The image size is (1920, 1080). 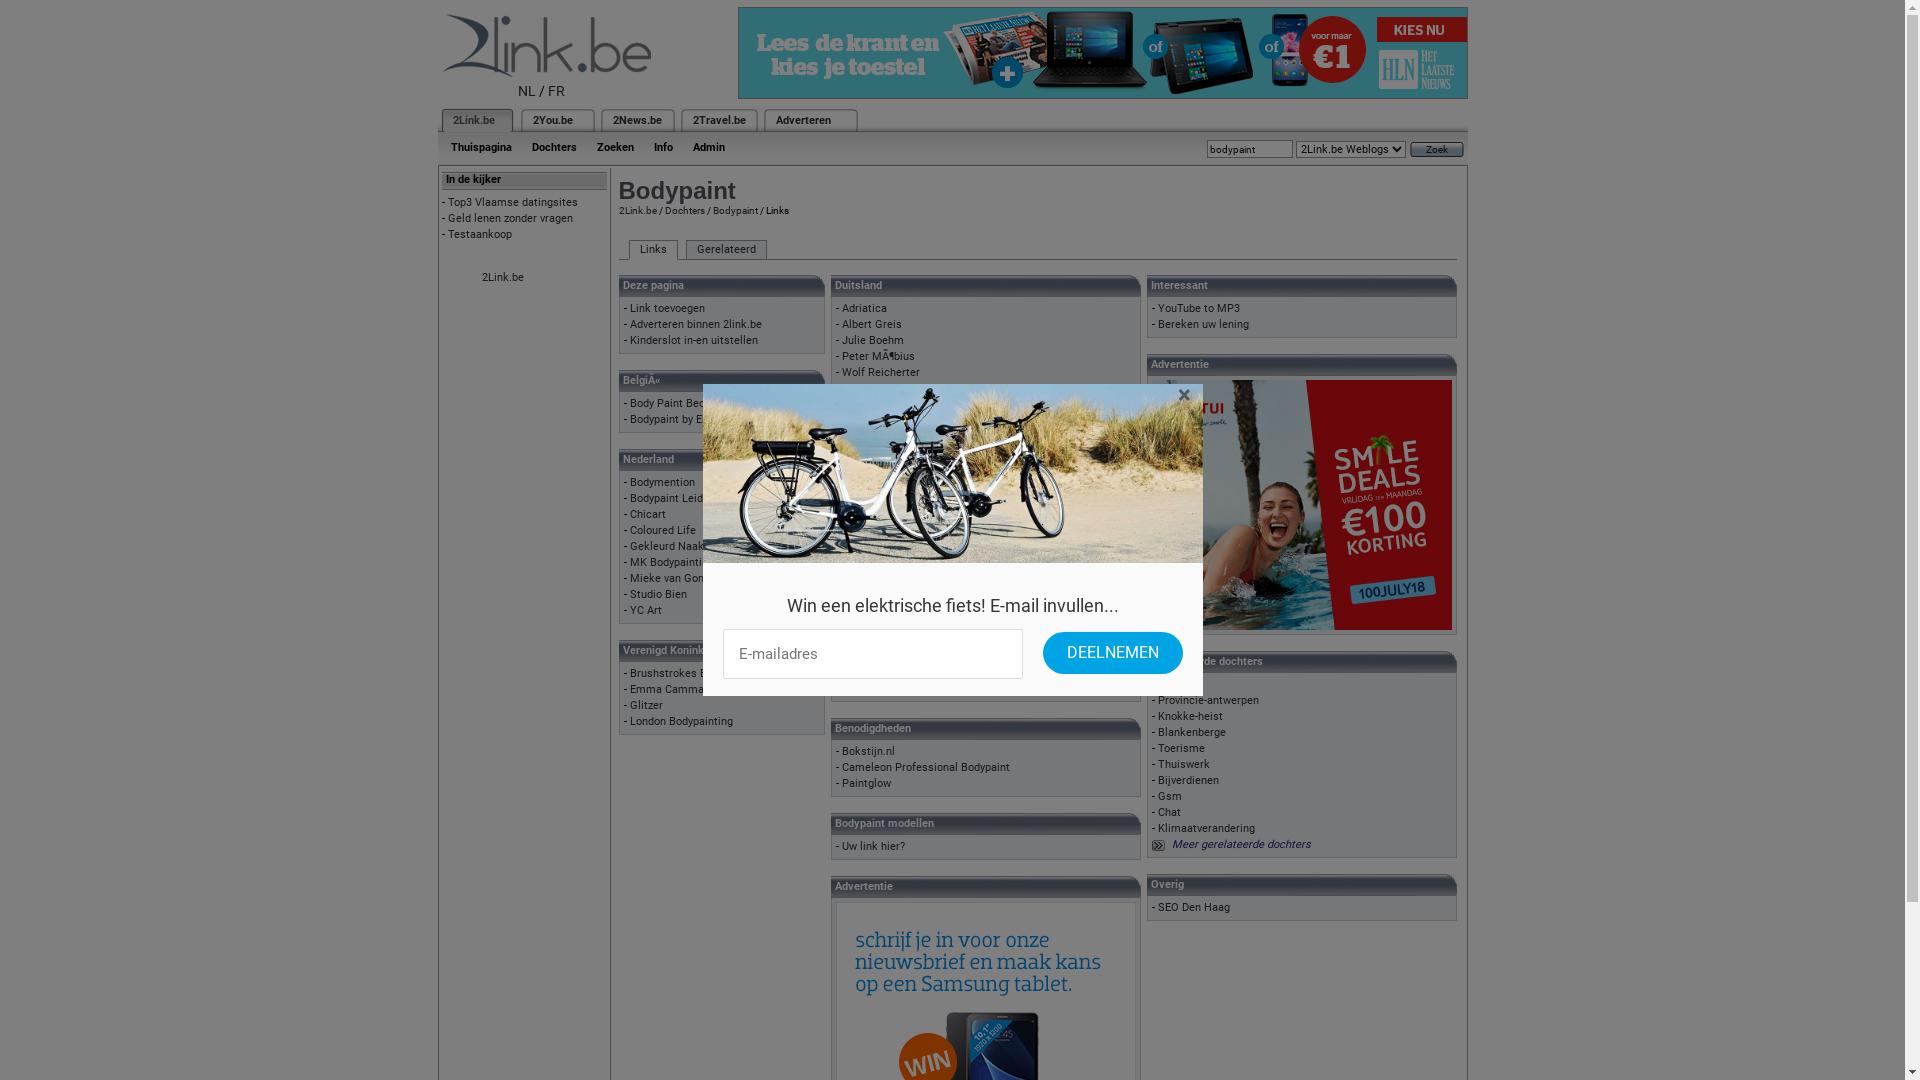 What do you see at coordinates (691, 120) in the screenshot?
I see `'2Travel.be'` at bounding box center [691, 120].